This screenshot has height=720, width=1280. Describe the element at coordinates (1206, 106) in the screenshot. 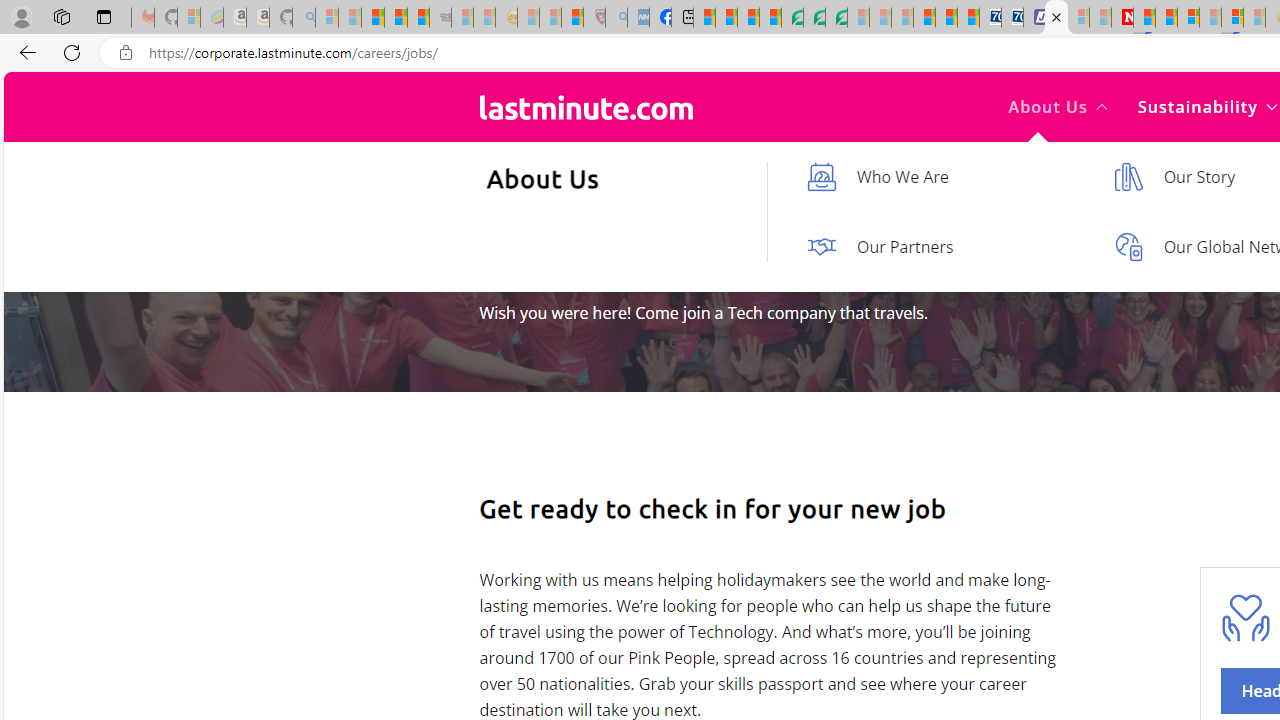

I see `'Sustainability'` at that location.